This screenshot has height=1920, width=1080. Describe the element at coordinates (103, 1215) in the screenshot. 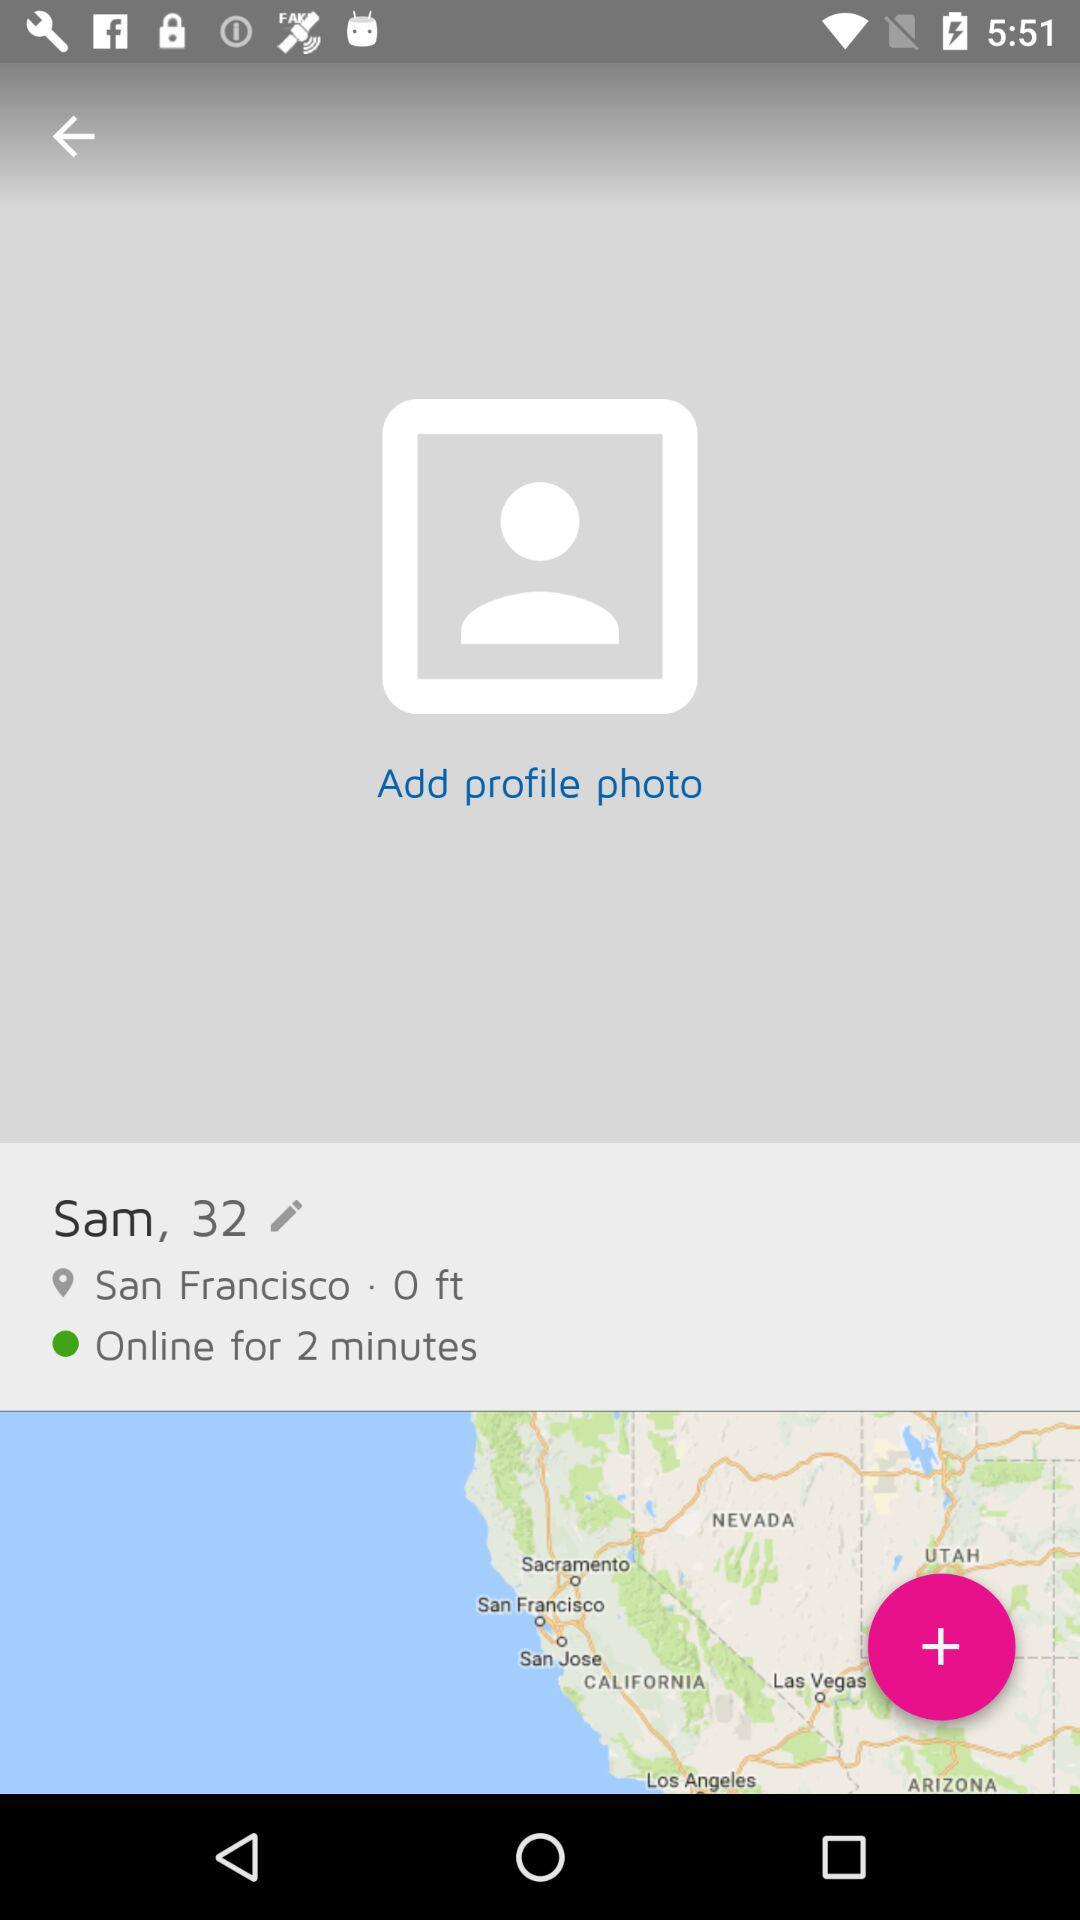

I see `icon to the left of , 32 icon` at that location.